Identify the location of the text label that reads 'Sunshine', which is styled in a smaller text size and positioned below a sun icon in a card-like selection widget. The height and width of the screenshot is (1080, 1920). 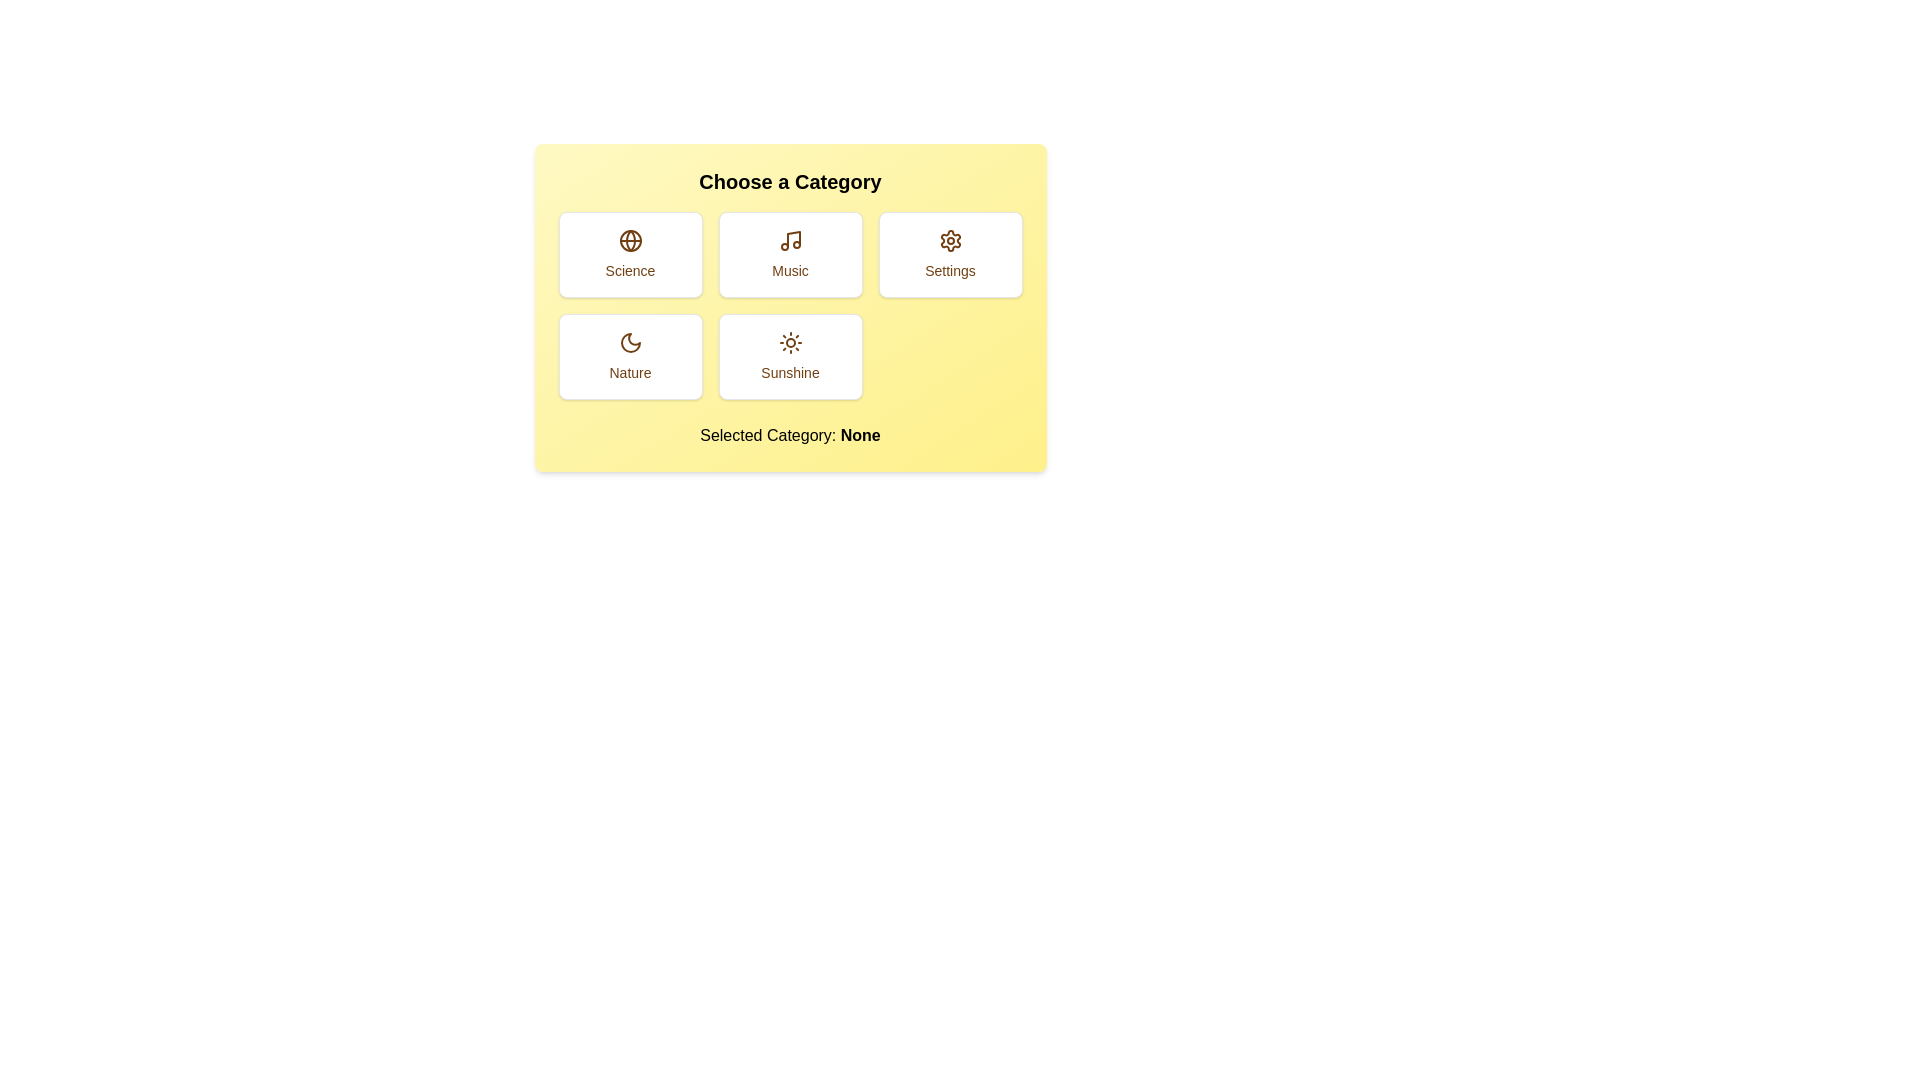
(789, 373).